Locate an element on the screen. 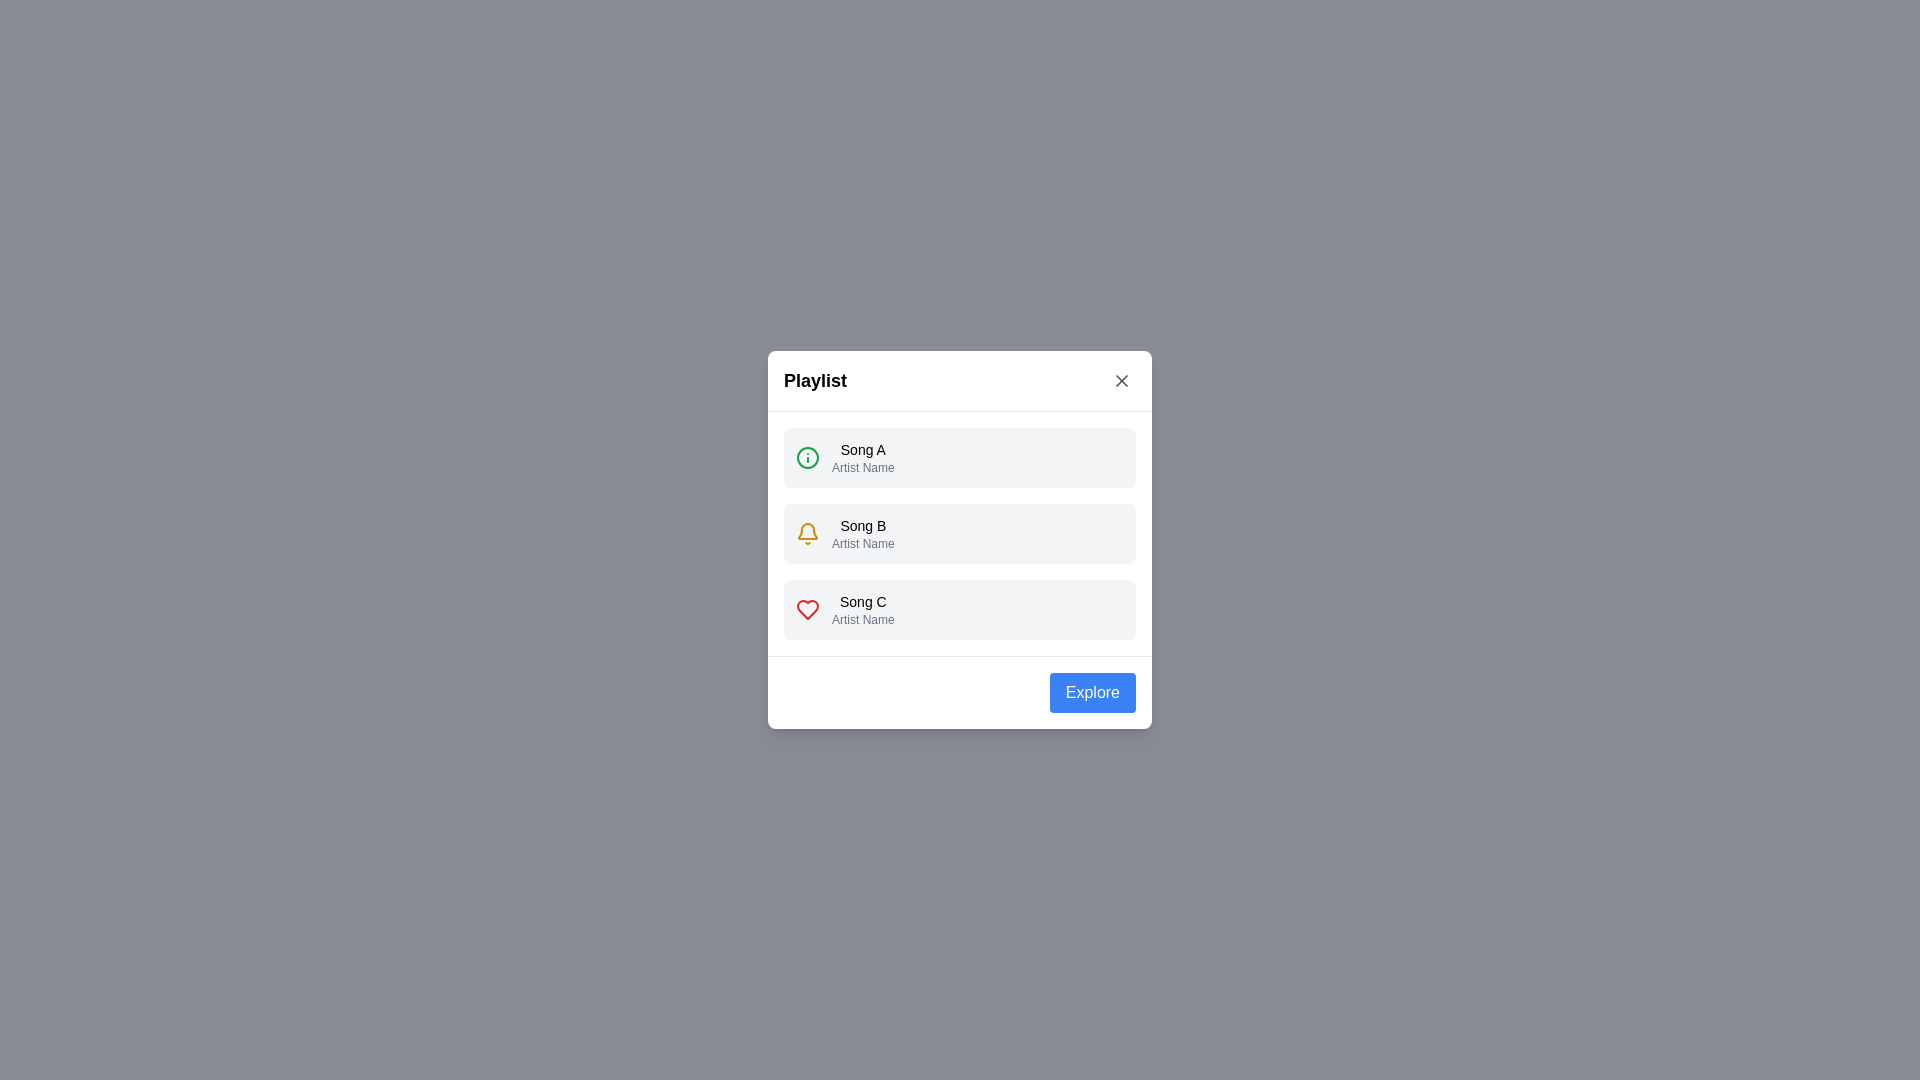 The width and height of the screenshot is (1920, 1080). the close button located at the top-right corner of the 'Playlist' card is located at coordinates (1122, 381).